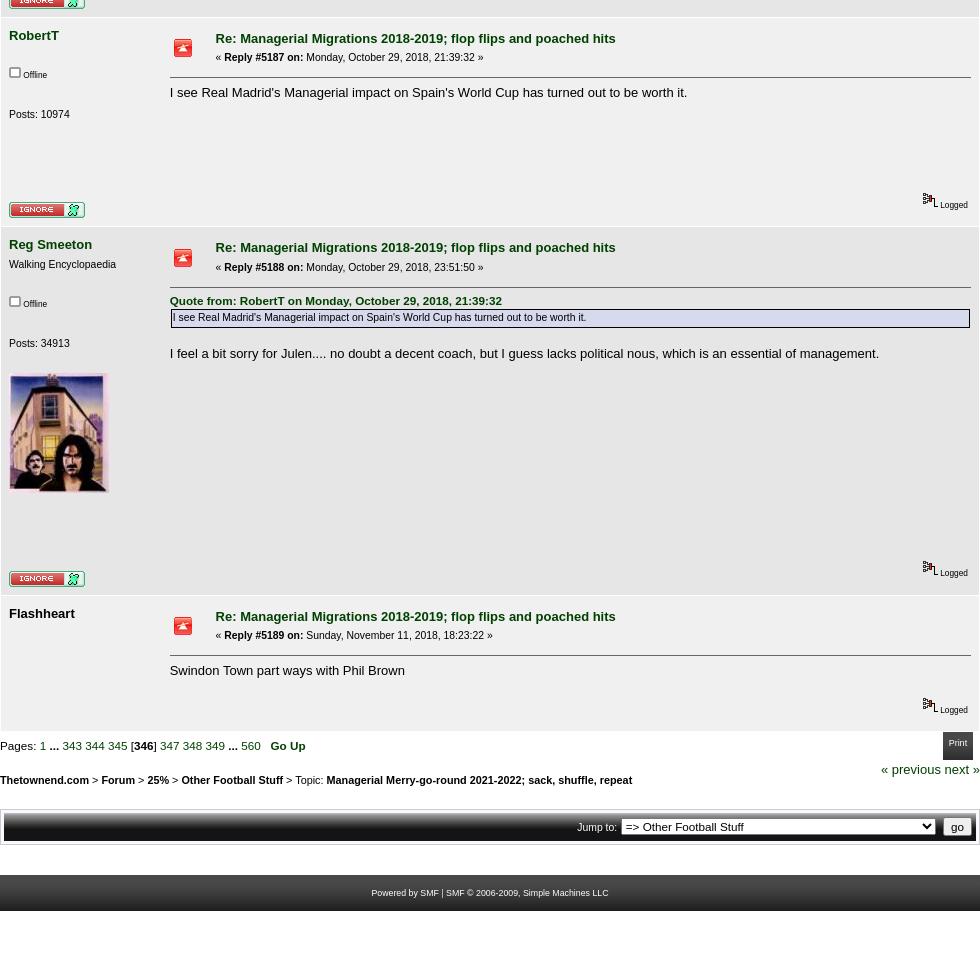  What do you see at coordinates (944, 768) in the screenshot?
I see `'next »'` at bounding box center [944, 768].